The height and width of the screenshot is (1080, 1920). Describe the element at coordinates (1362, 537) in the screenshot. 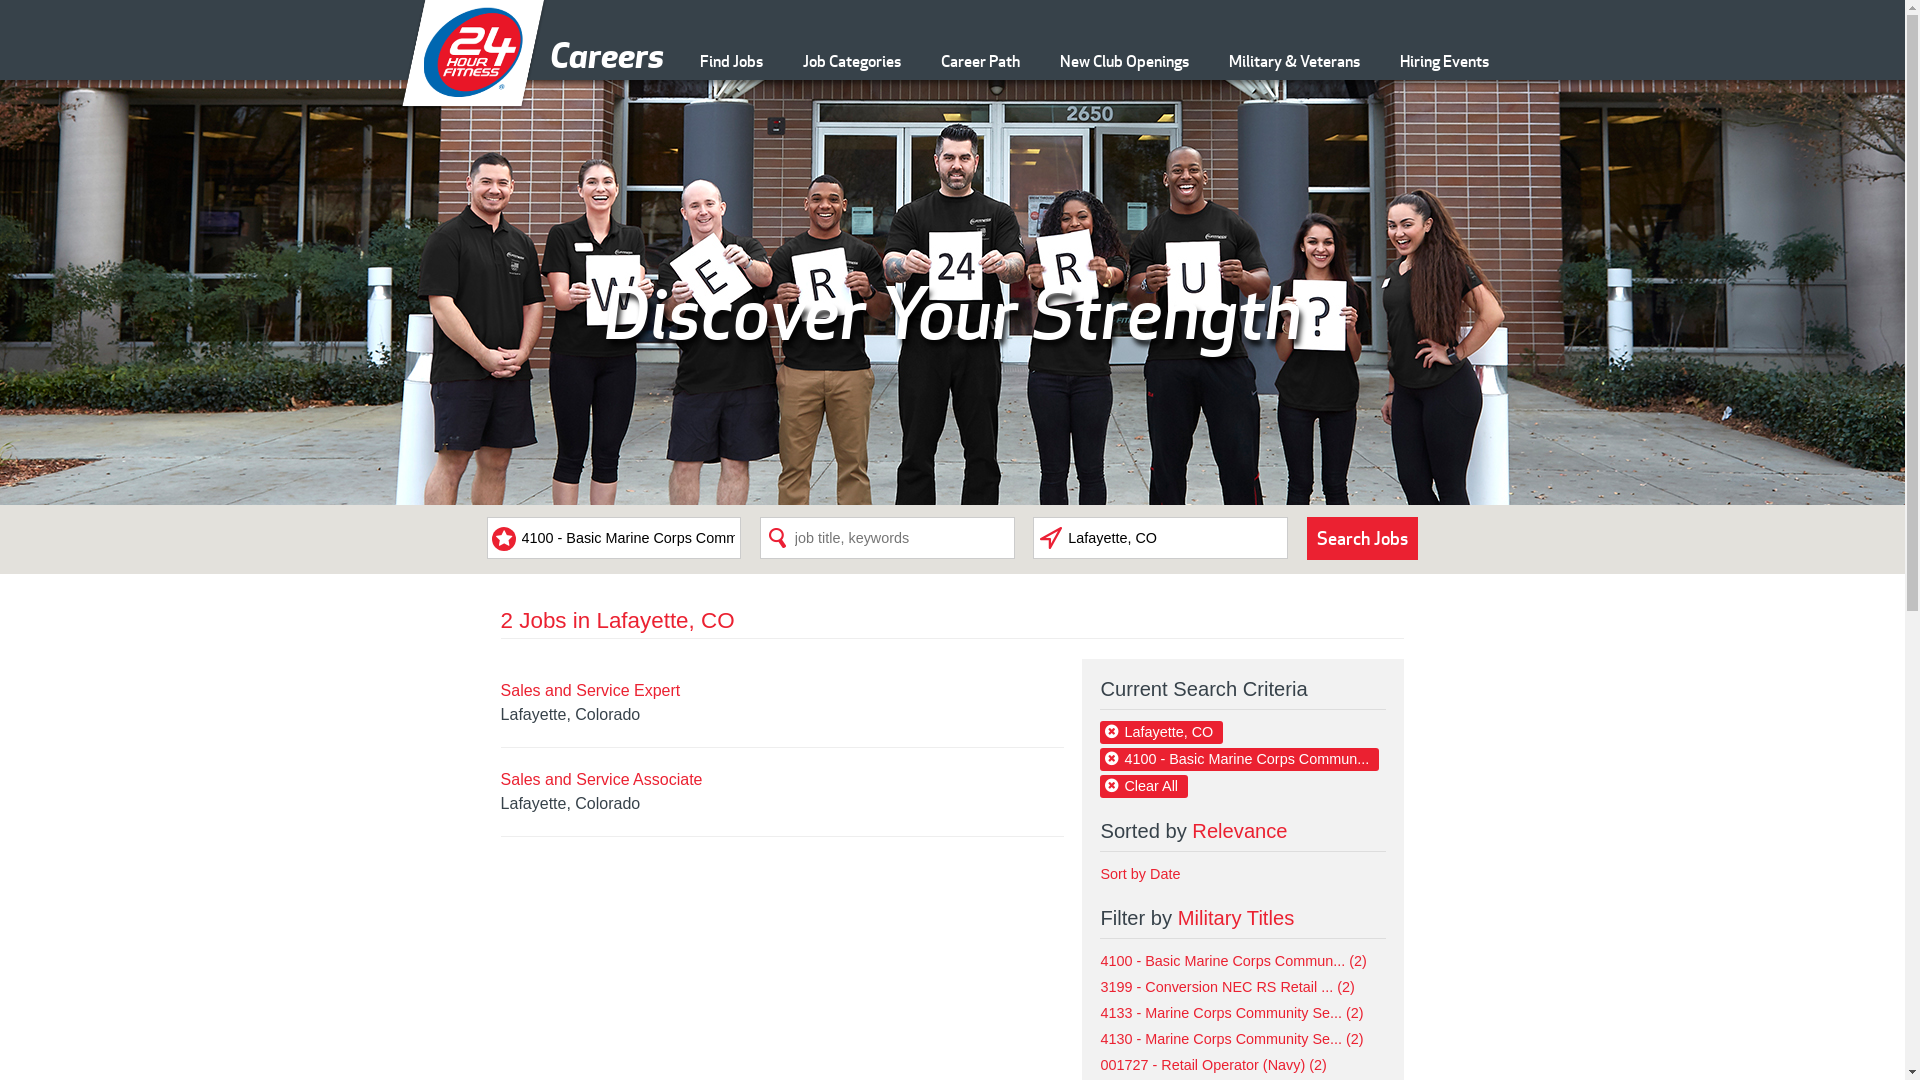

I see `'Search Jobs'` at that location.